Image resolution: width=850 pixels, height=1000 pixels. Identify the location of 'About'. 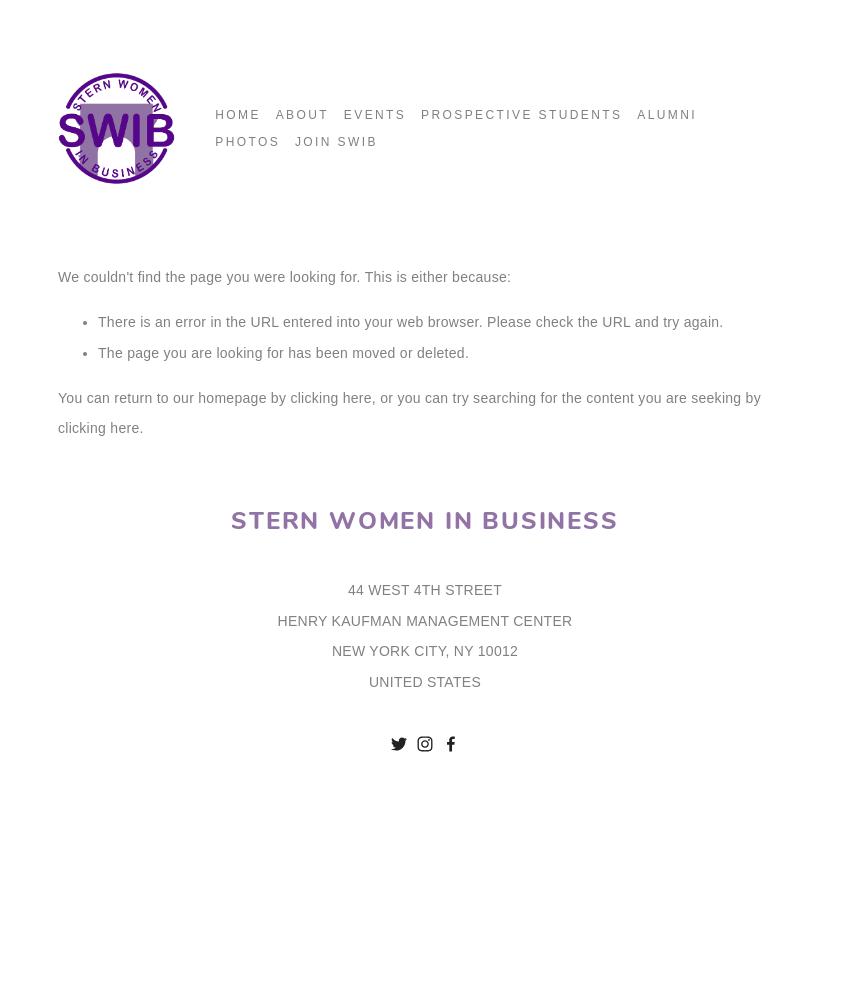
(273, 114).